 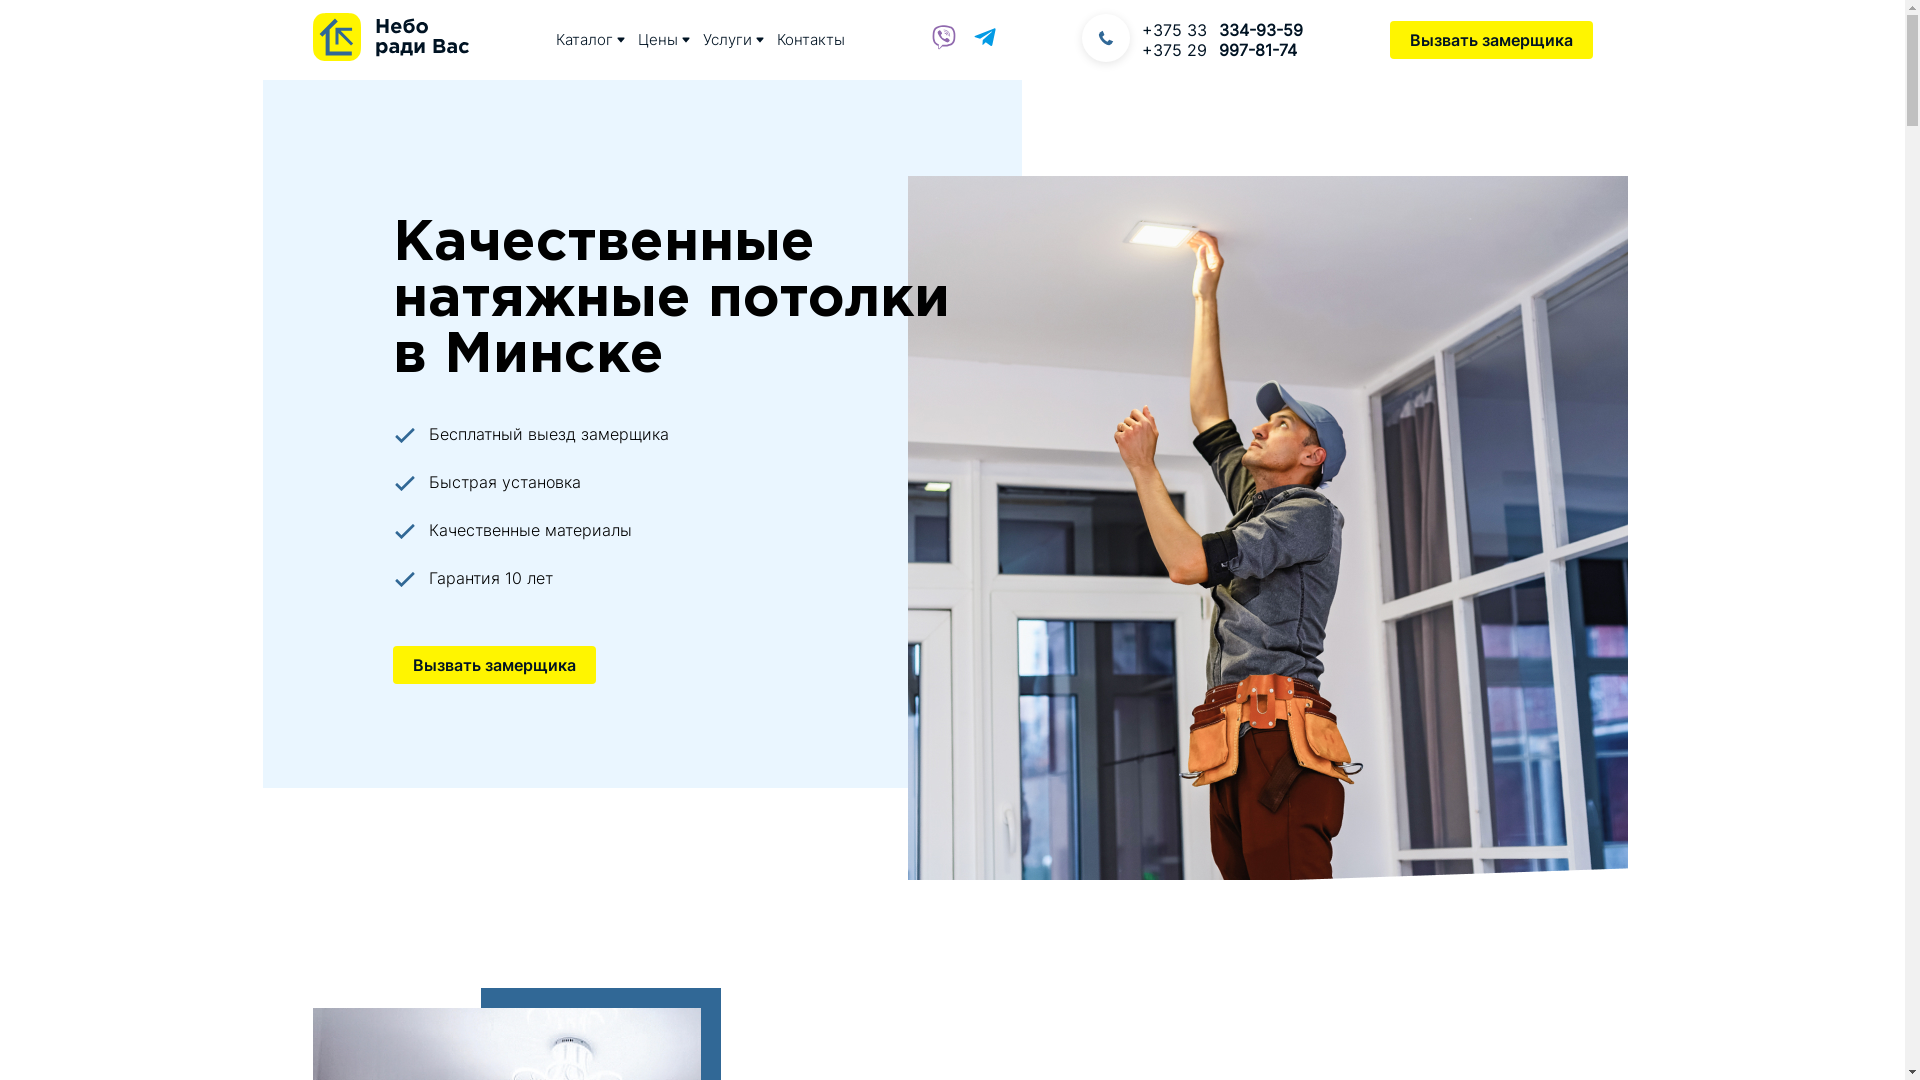 I want to click on '+375 29, so click(x=1221, y=49).